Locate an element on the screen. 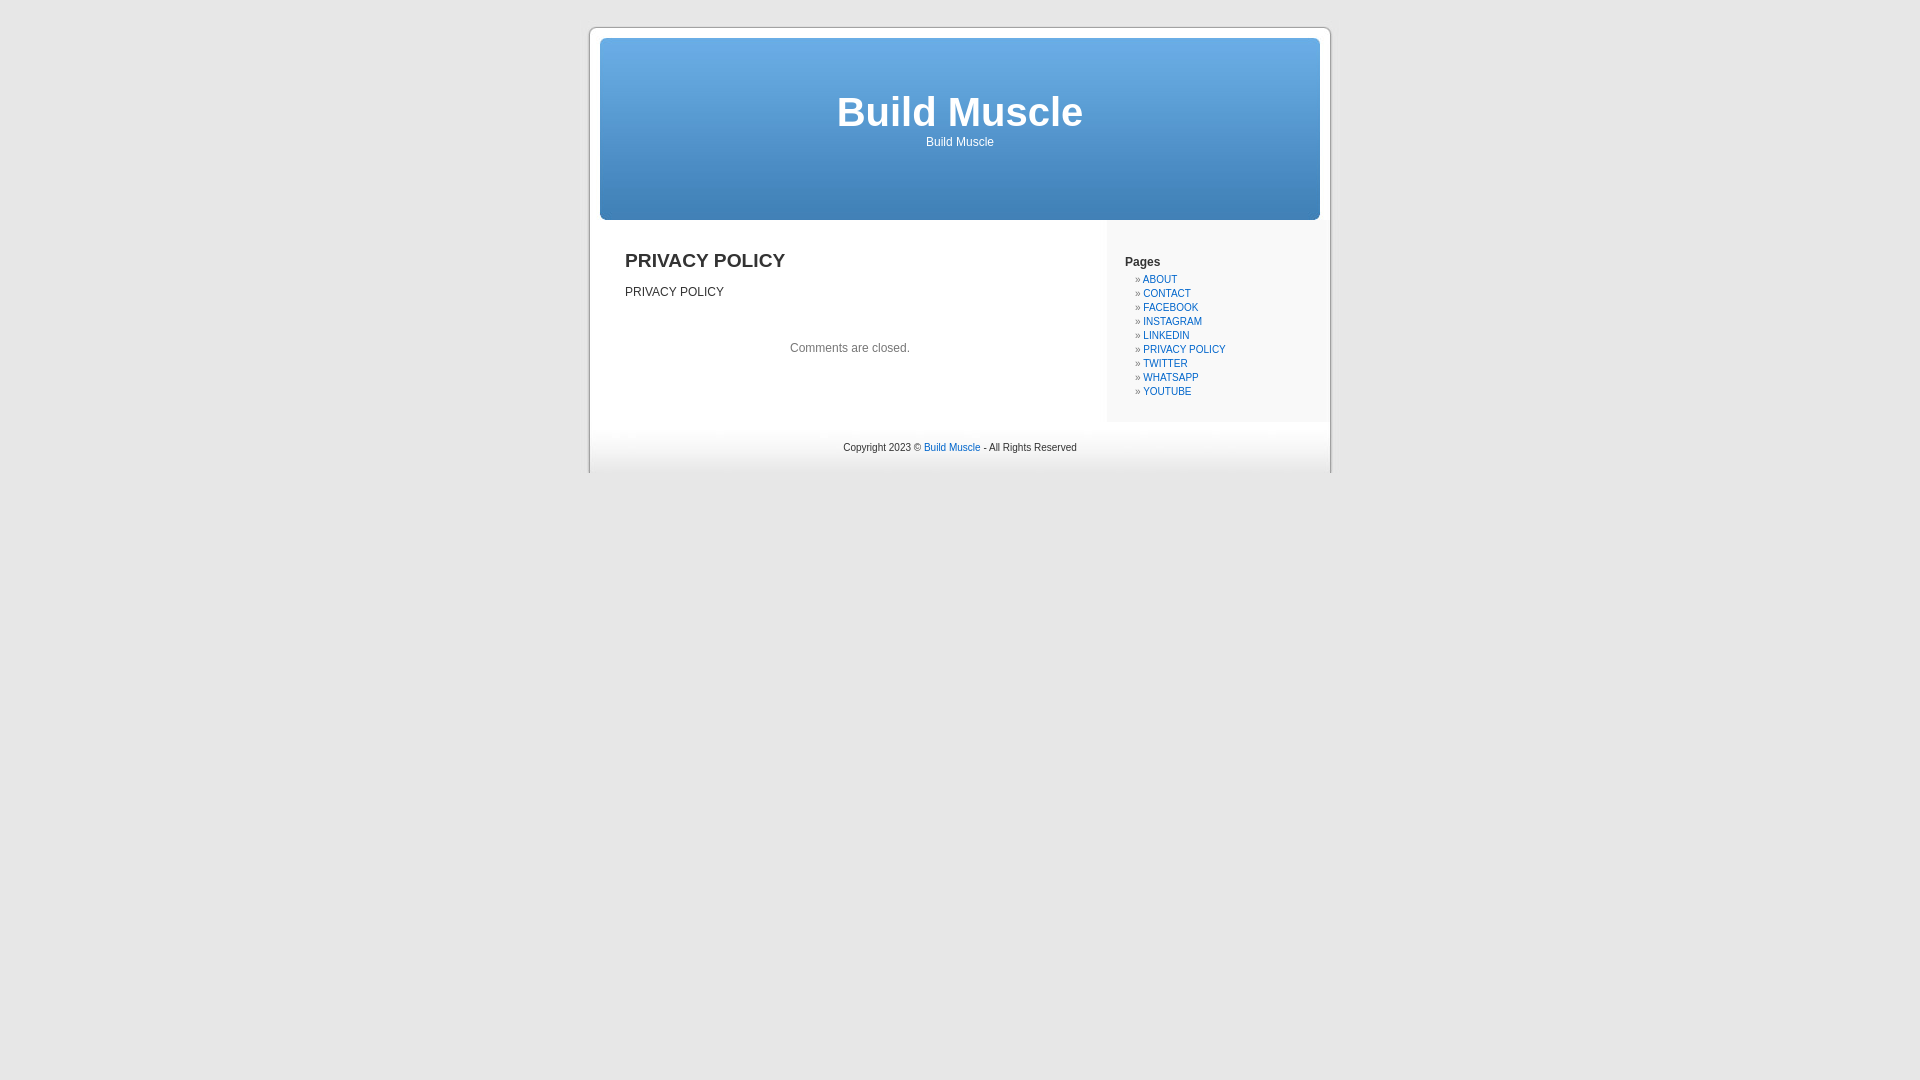 The width and height of the screenshot is (1920, 1080). 'ABOUT' is located at coordinates (1160, 279).